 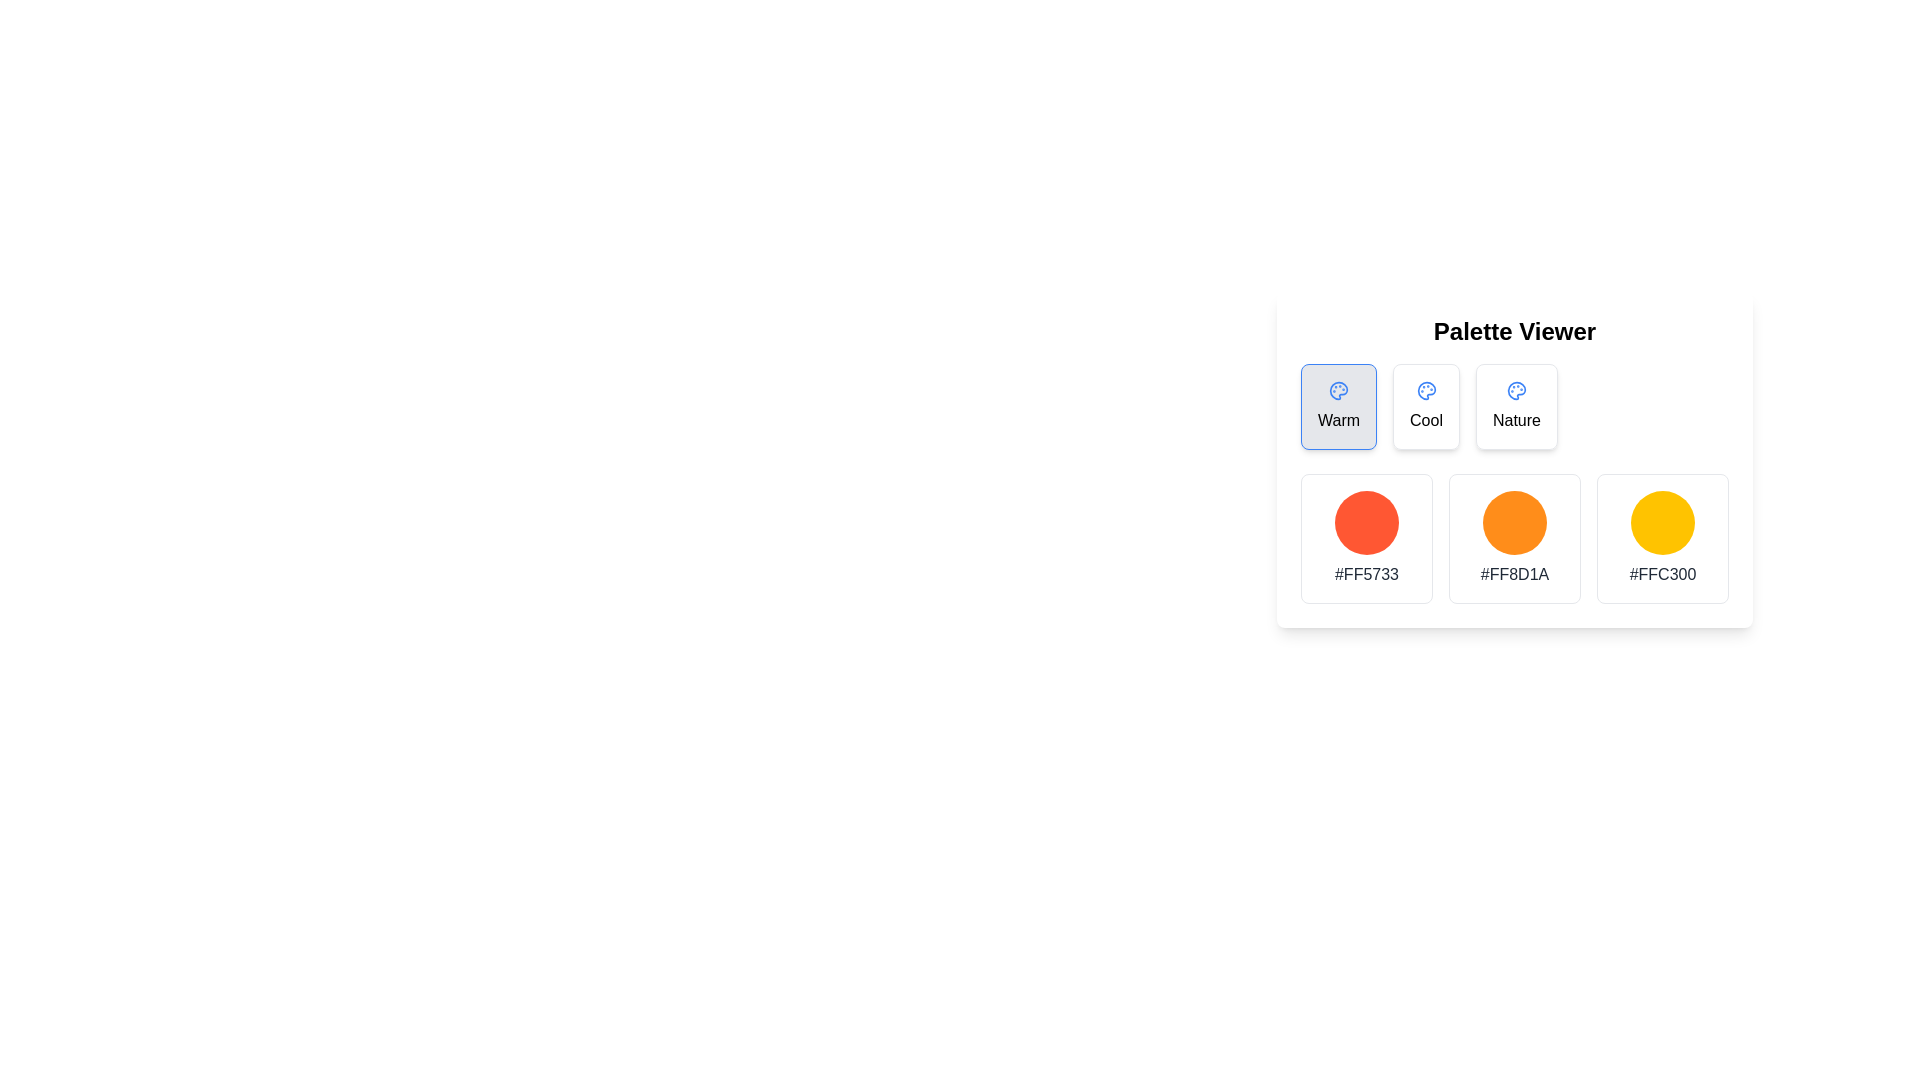 I want to click on the text label displaying the color code '#FF5733', which is styled as a secondary descriptive text and located below its corresponding circular color swatch, so click(x=1366, y=574).